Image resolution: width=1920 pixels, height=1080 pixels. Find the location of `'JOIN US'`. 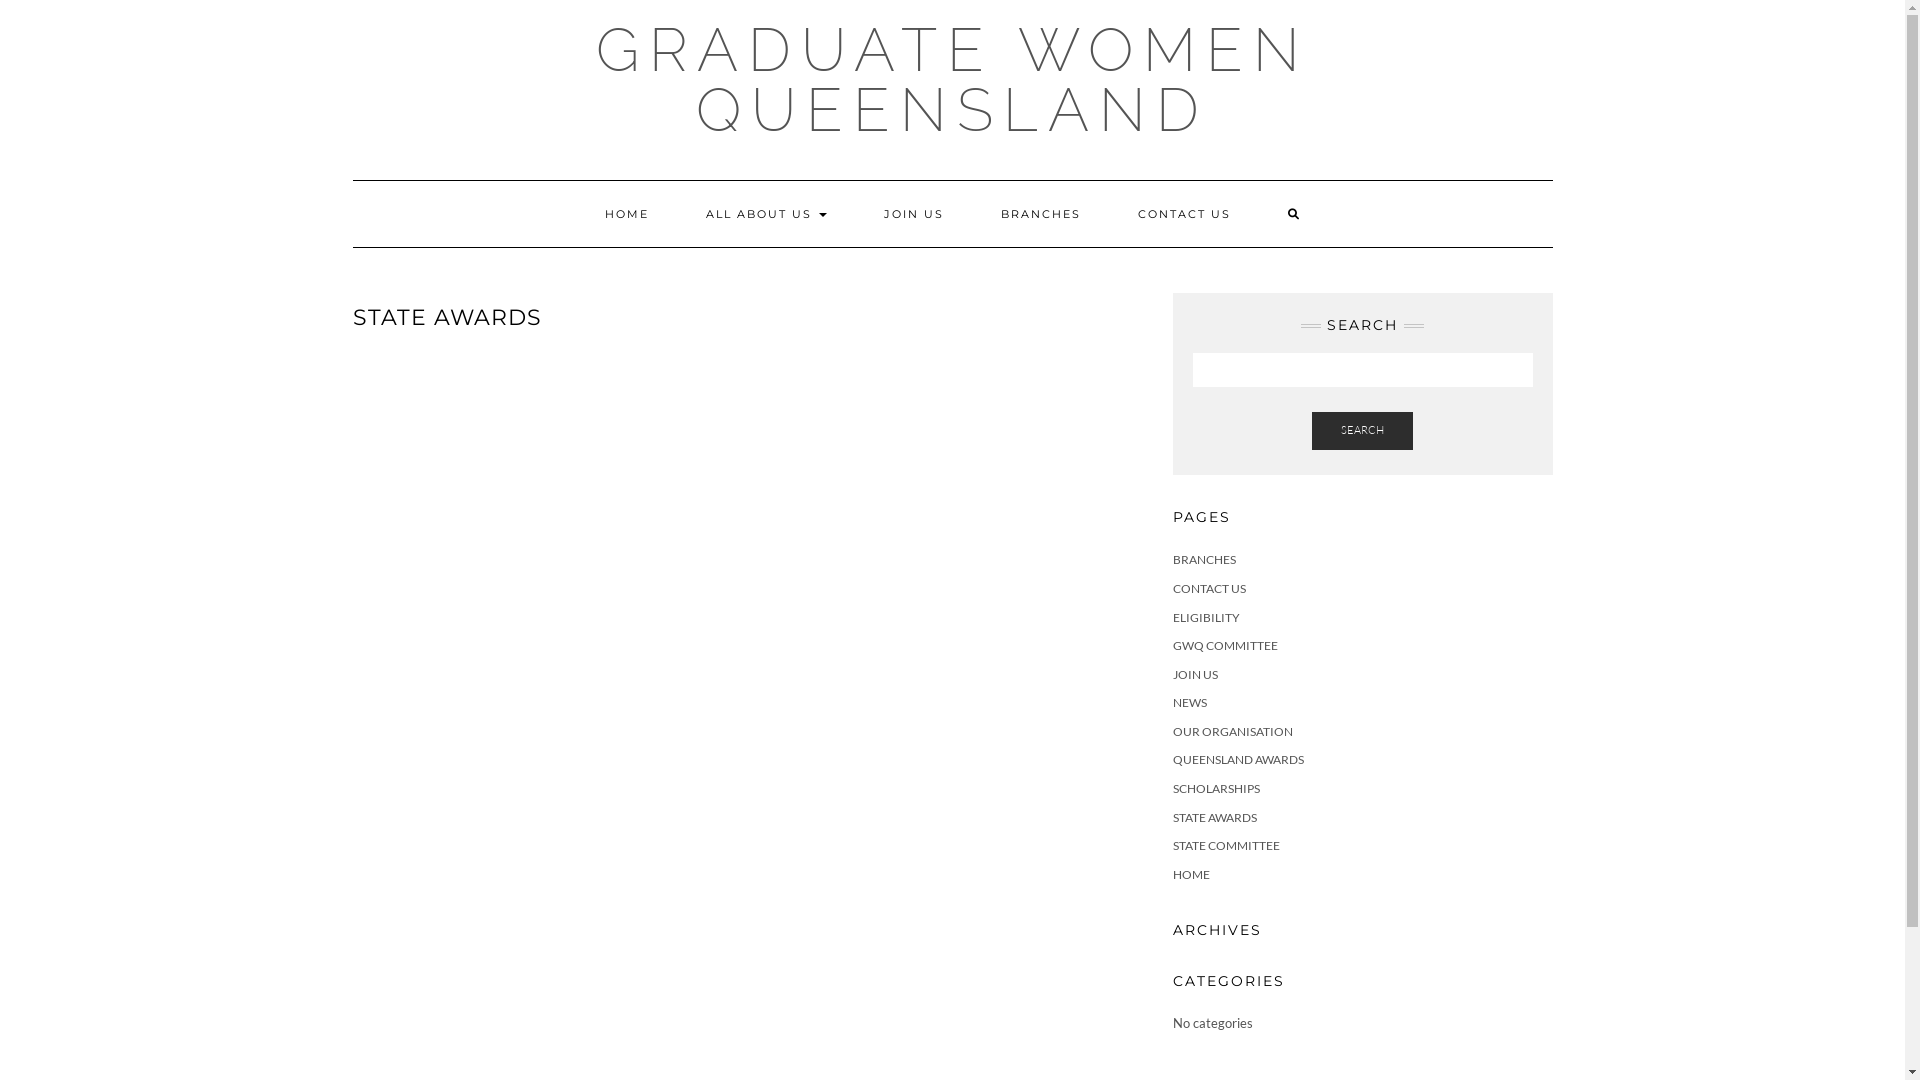

'JOIN US' is located at coordinates (911, 213).